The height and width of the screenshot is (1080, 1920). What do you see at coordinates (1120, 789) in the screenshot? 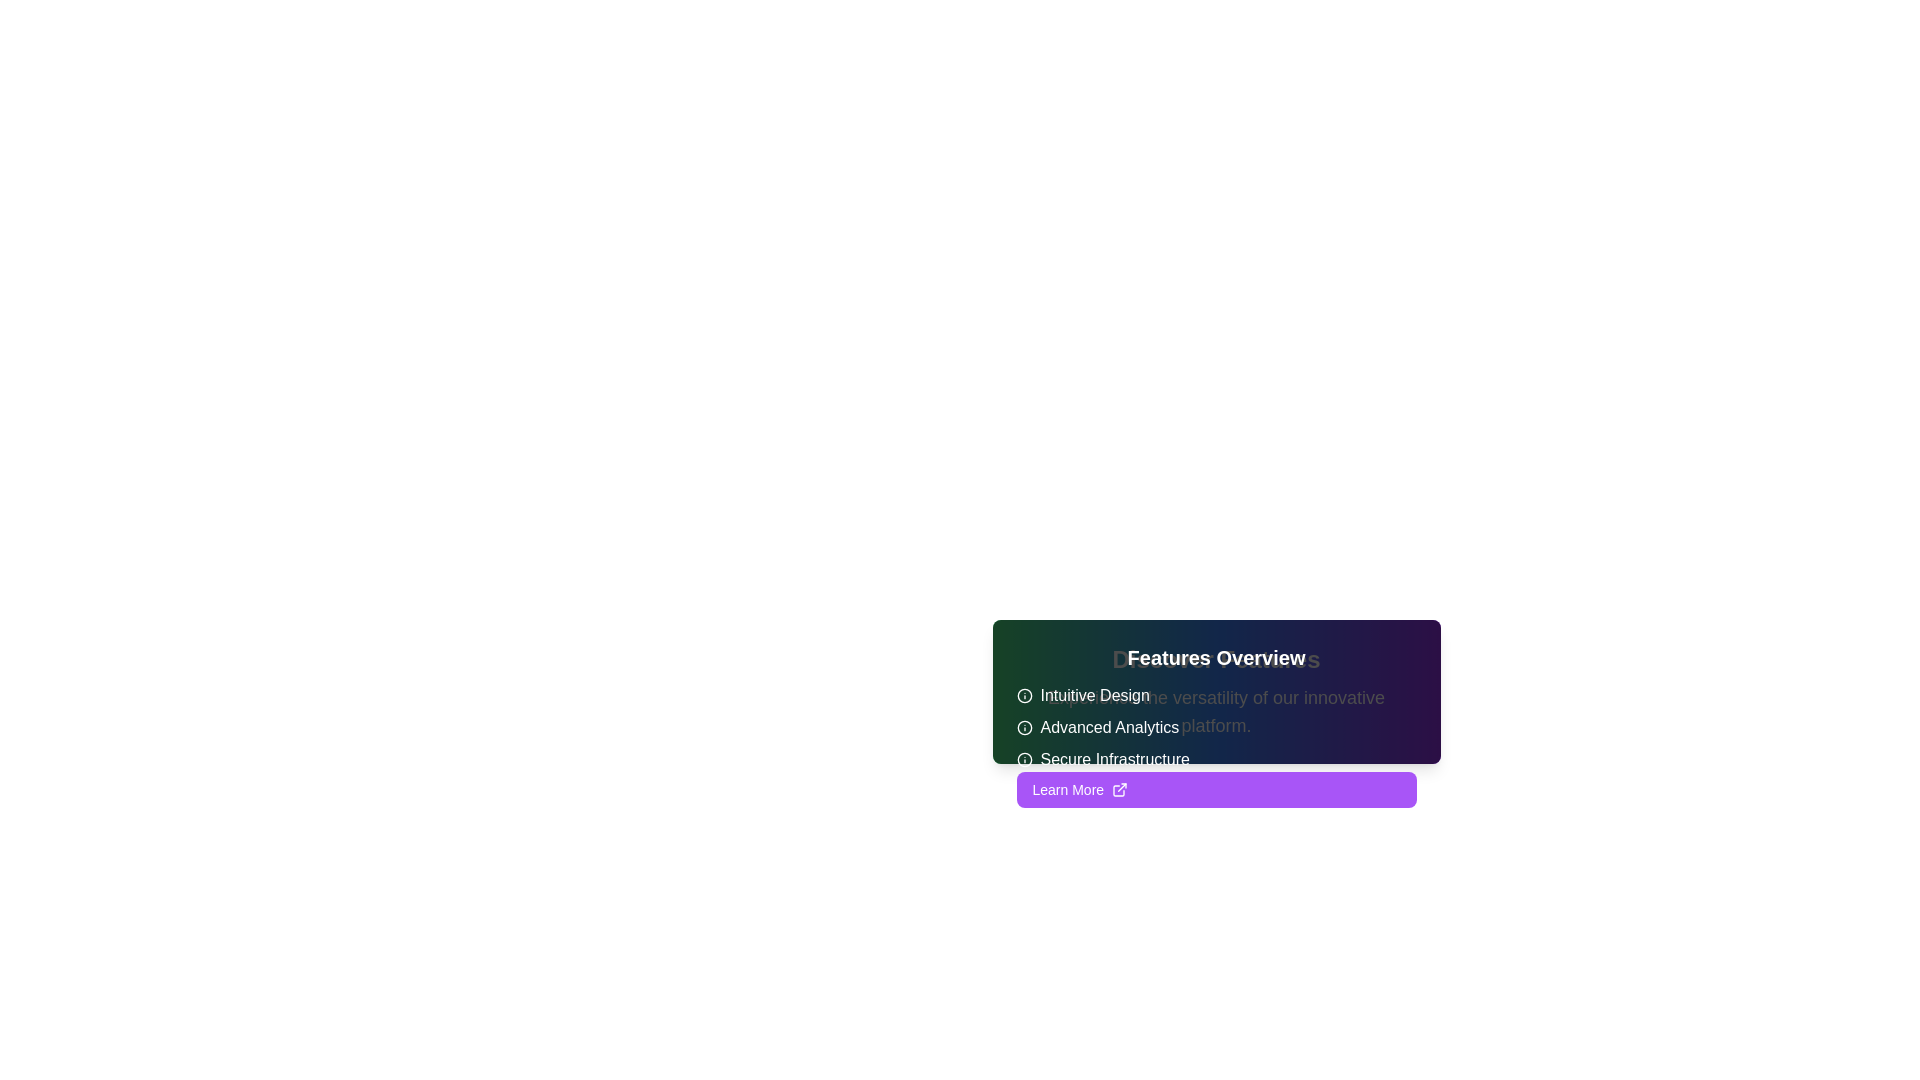
I see `the outlined link icon located to the right of the 'Learn More' button, which is prominently styled in purple with white text` at bounding box center [1120, 789].